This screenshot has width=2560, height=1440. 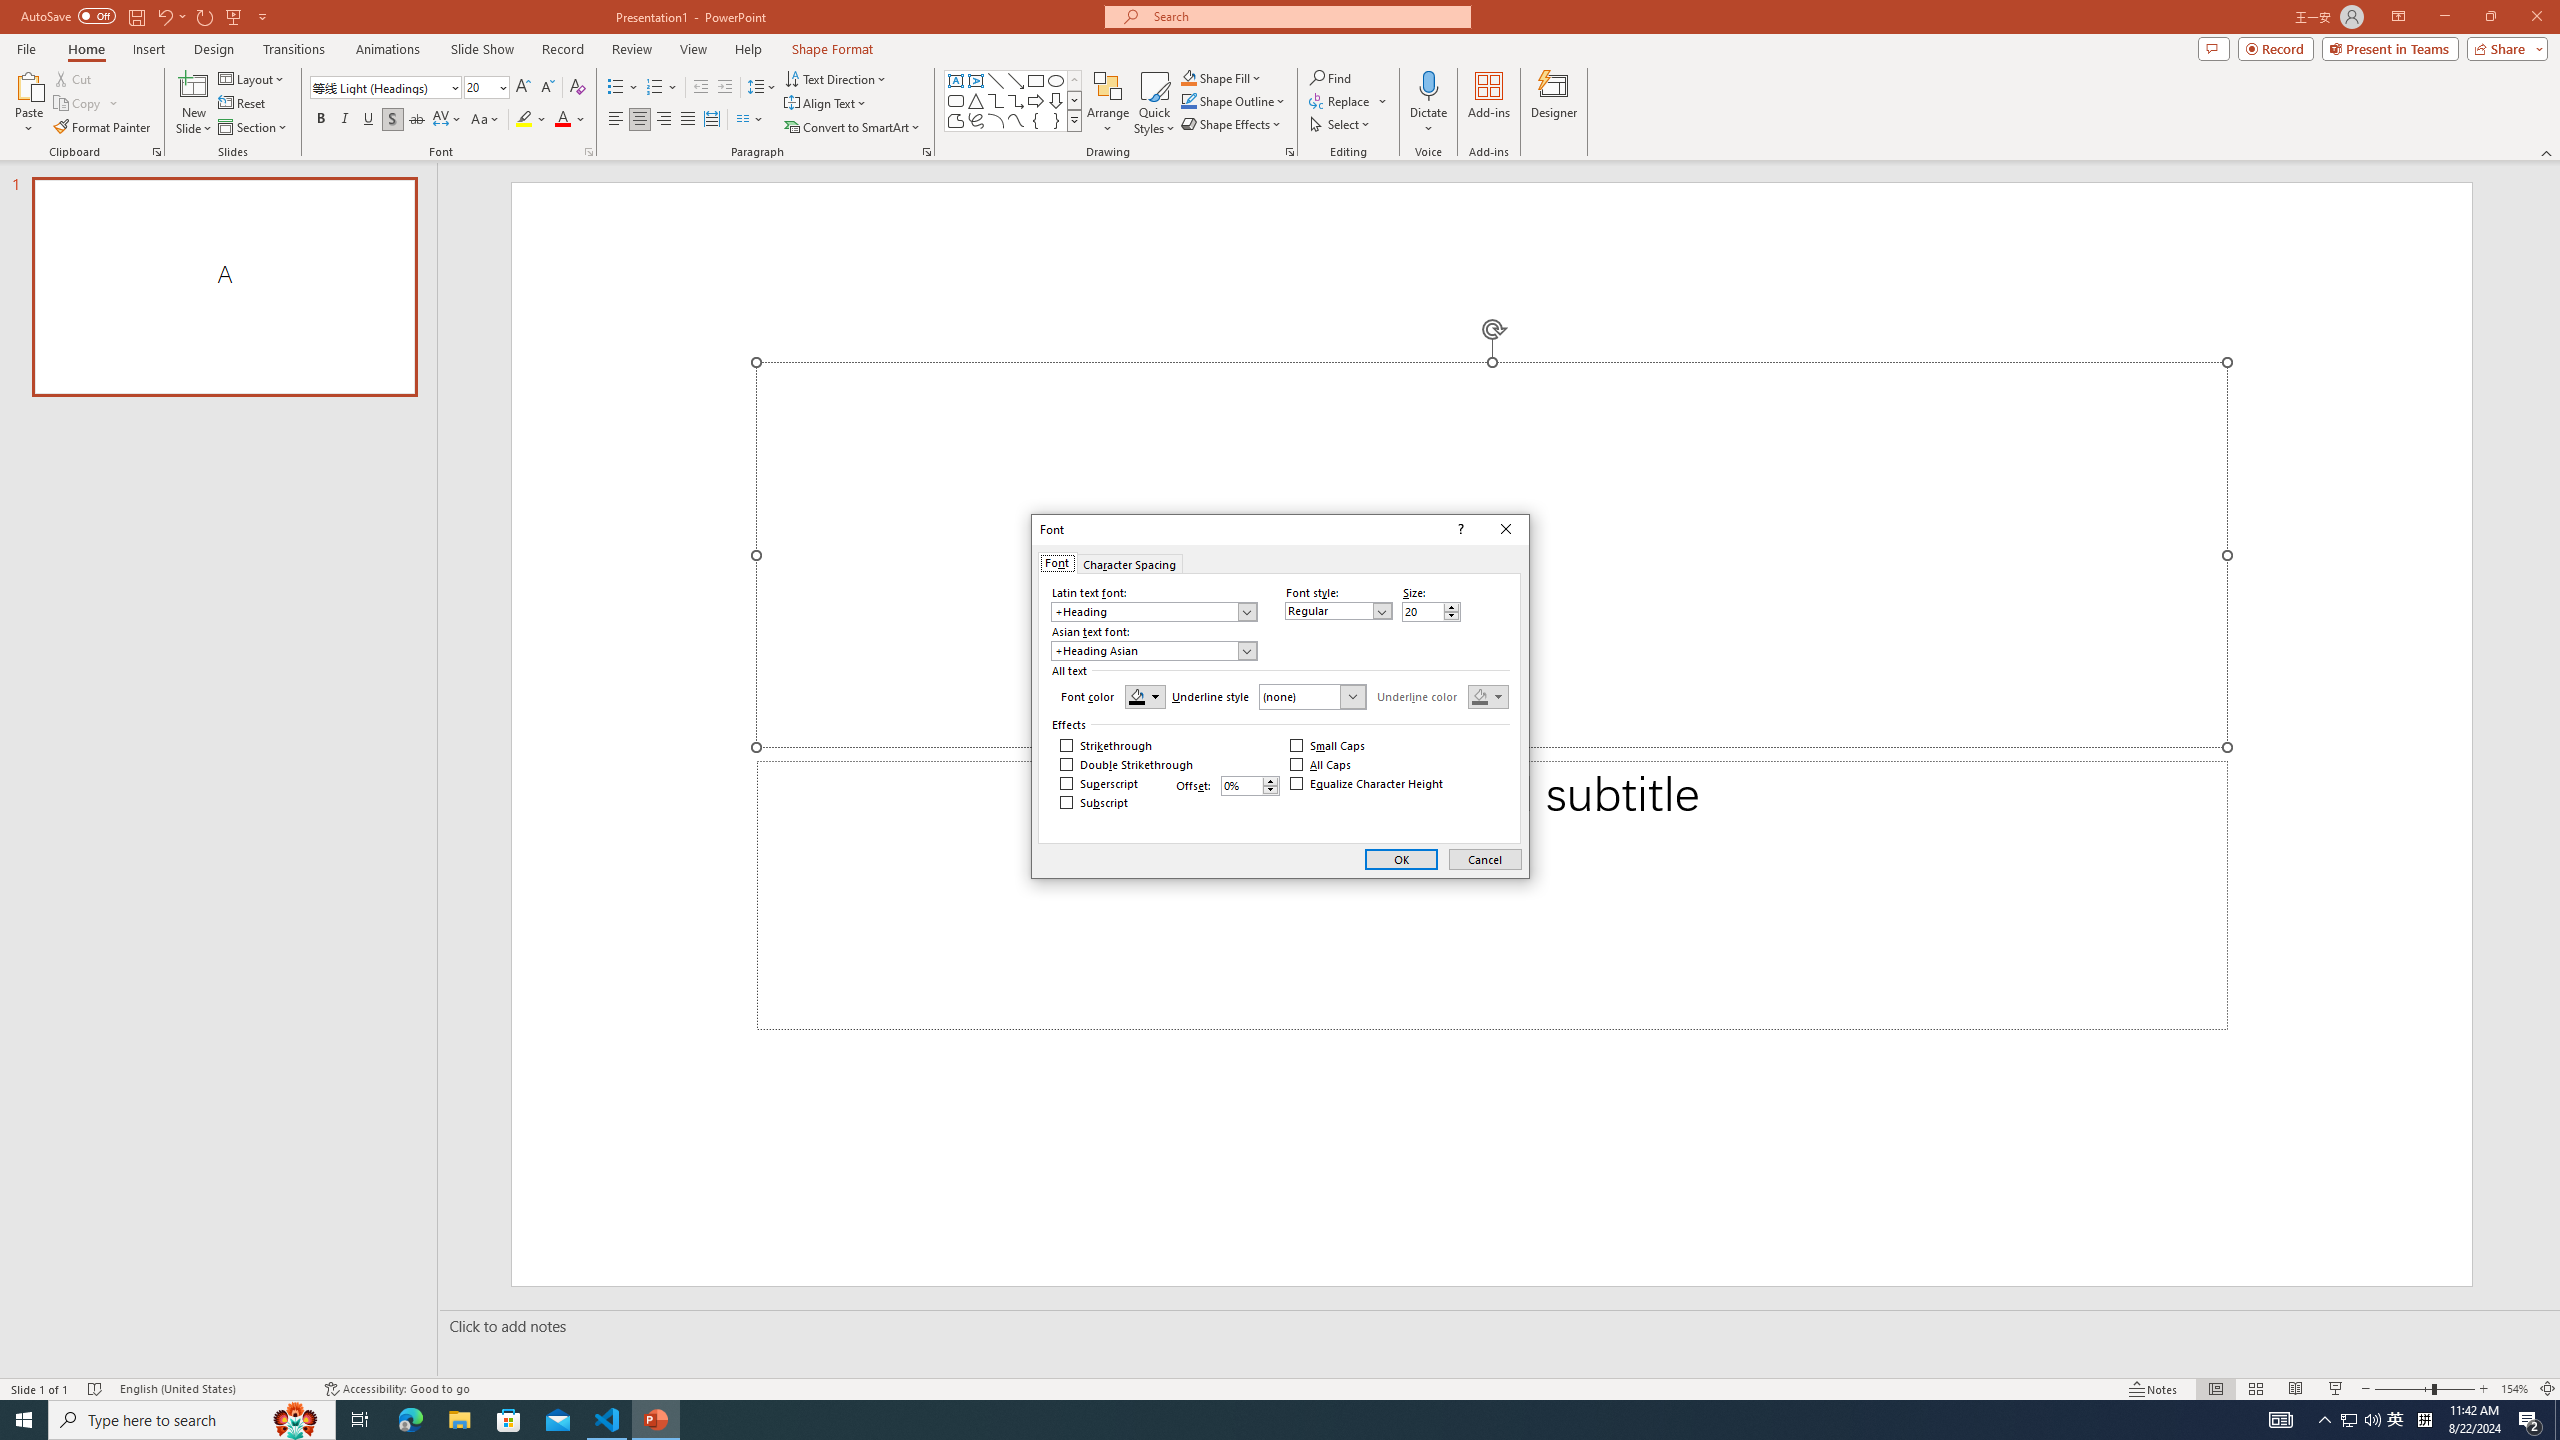 What do you see at coordinates (1321, 765) in the screenshot?
I see `'All Caps'` at bounding box center [1321, 765].